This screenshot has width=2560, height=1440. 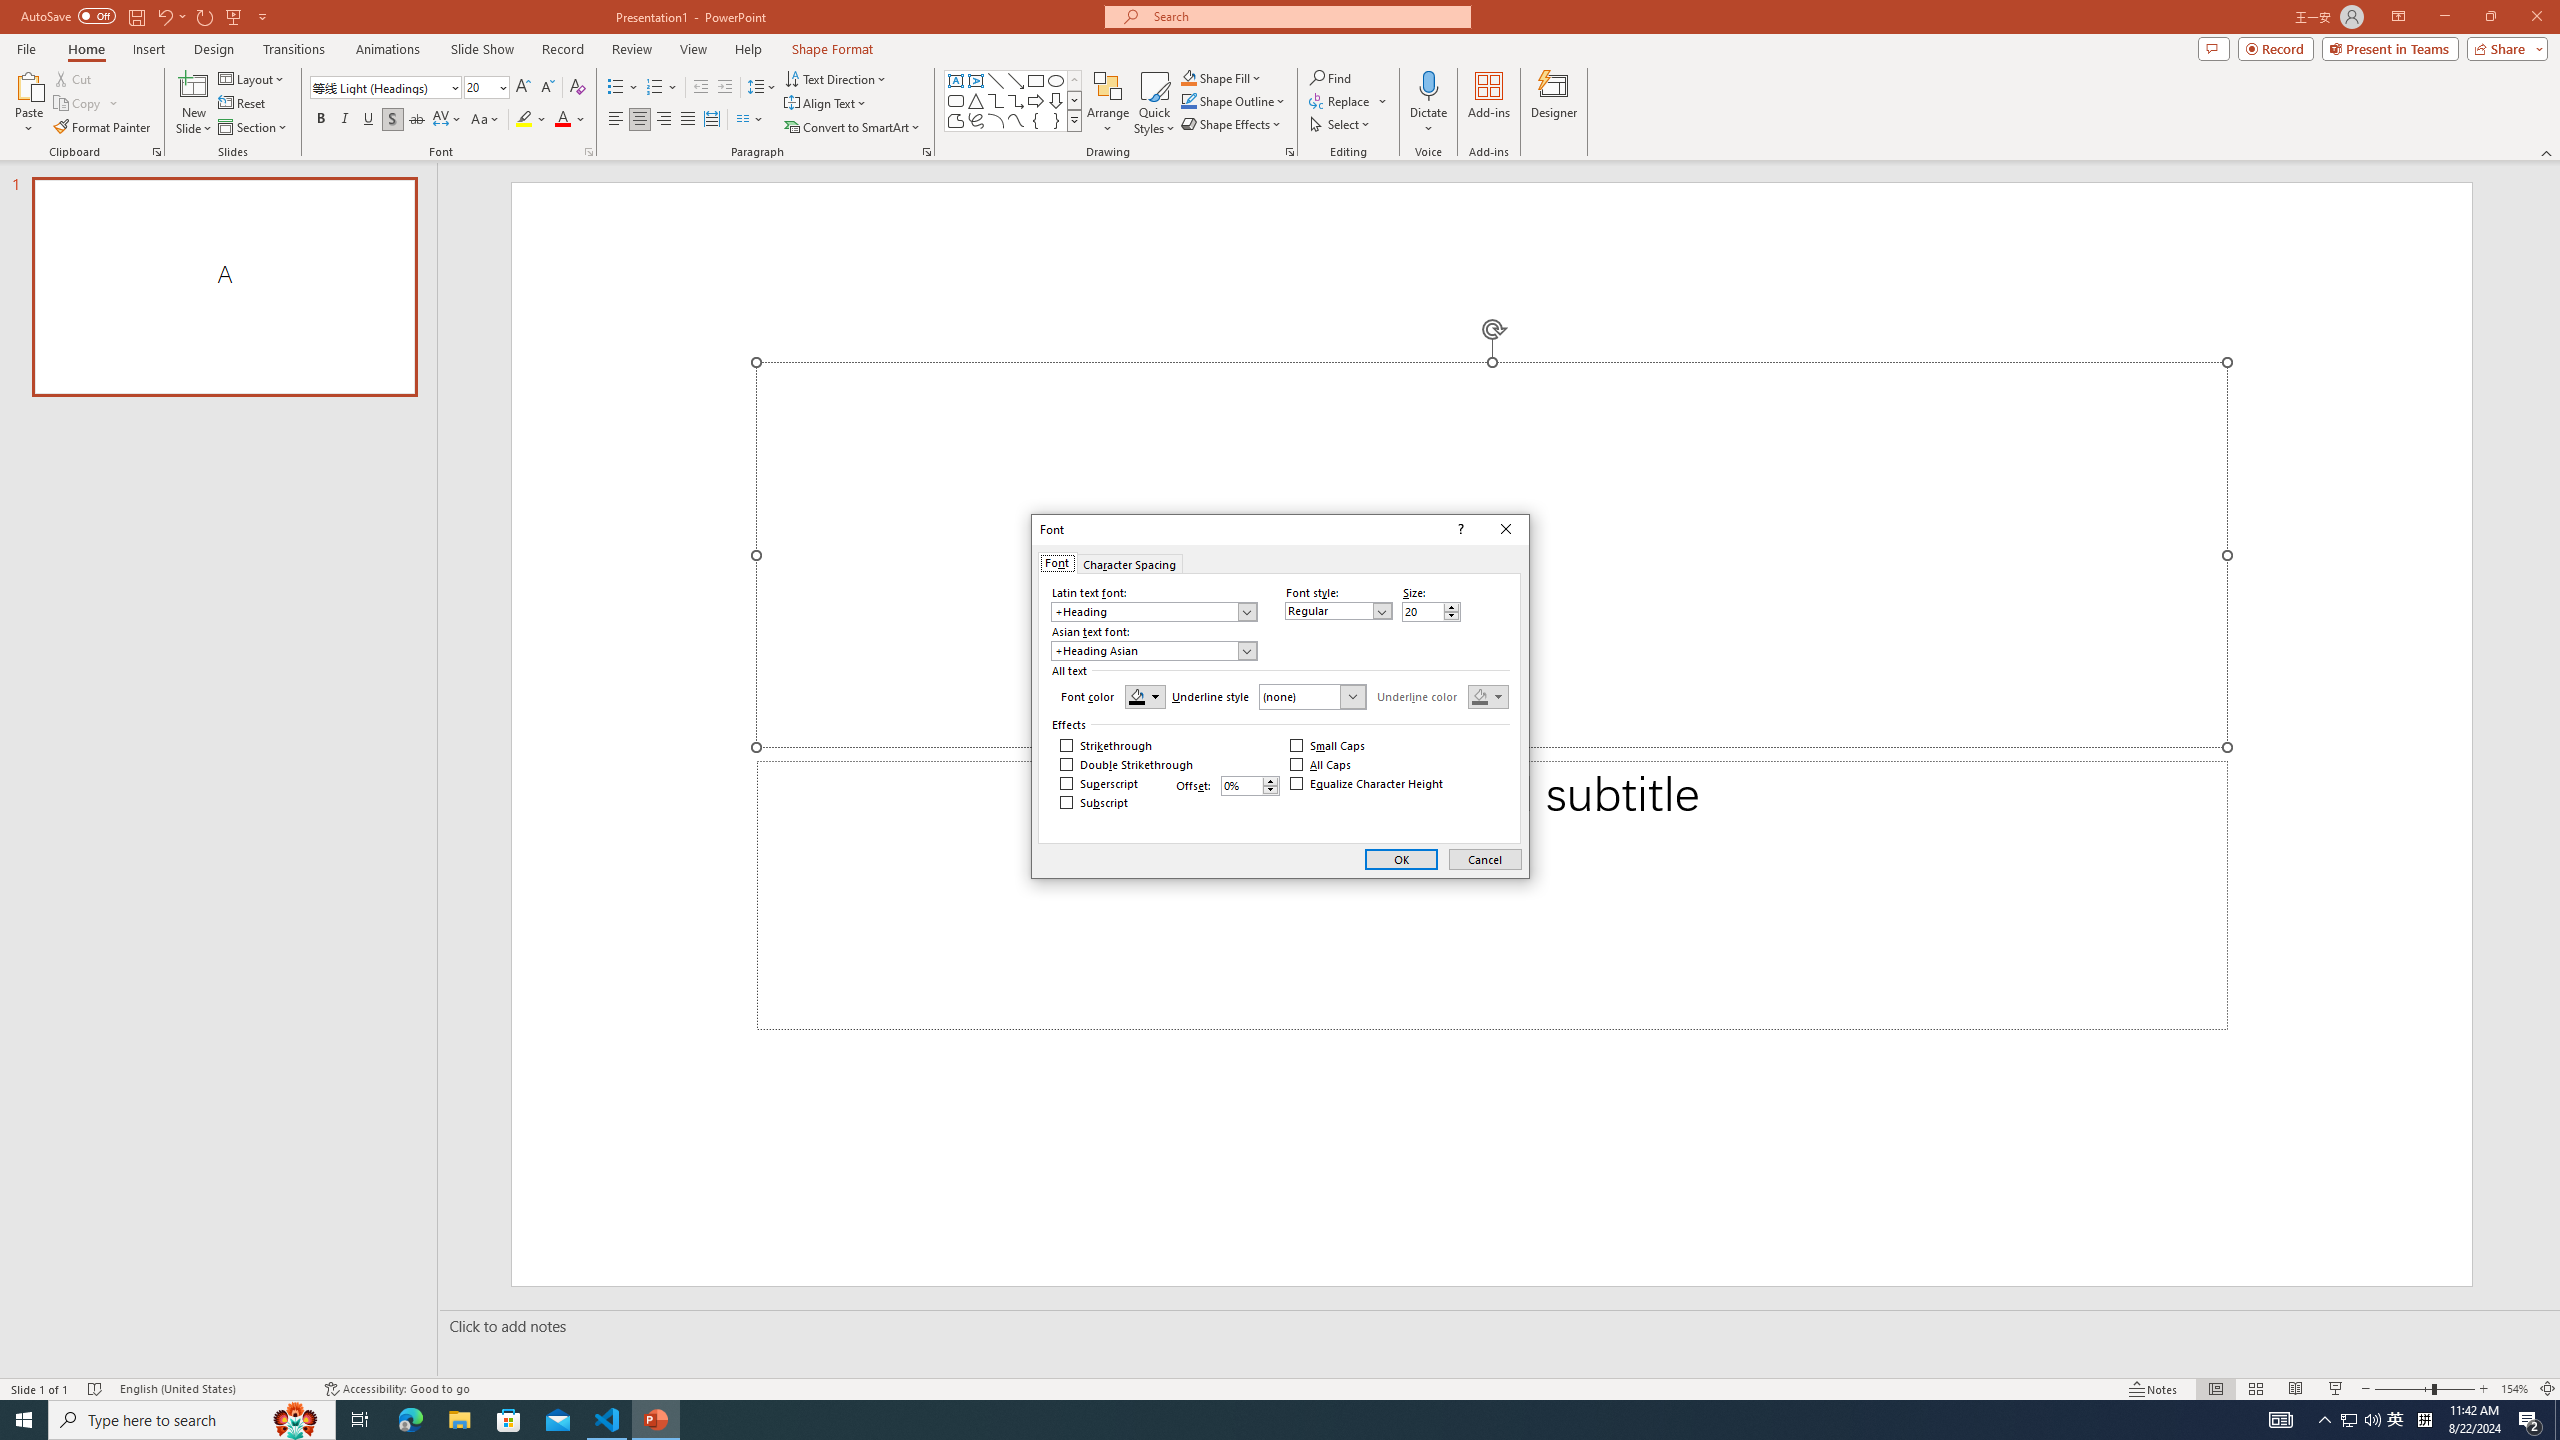 What do you see at coordinates (1321, 765) in the screenshot?
I see `'All Caps'` at bounding box center [1321, 765].